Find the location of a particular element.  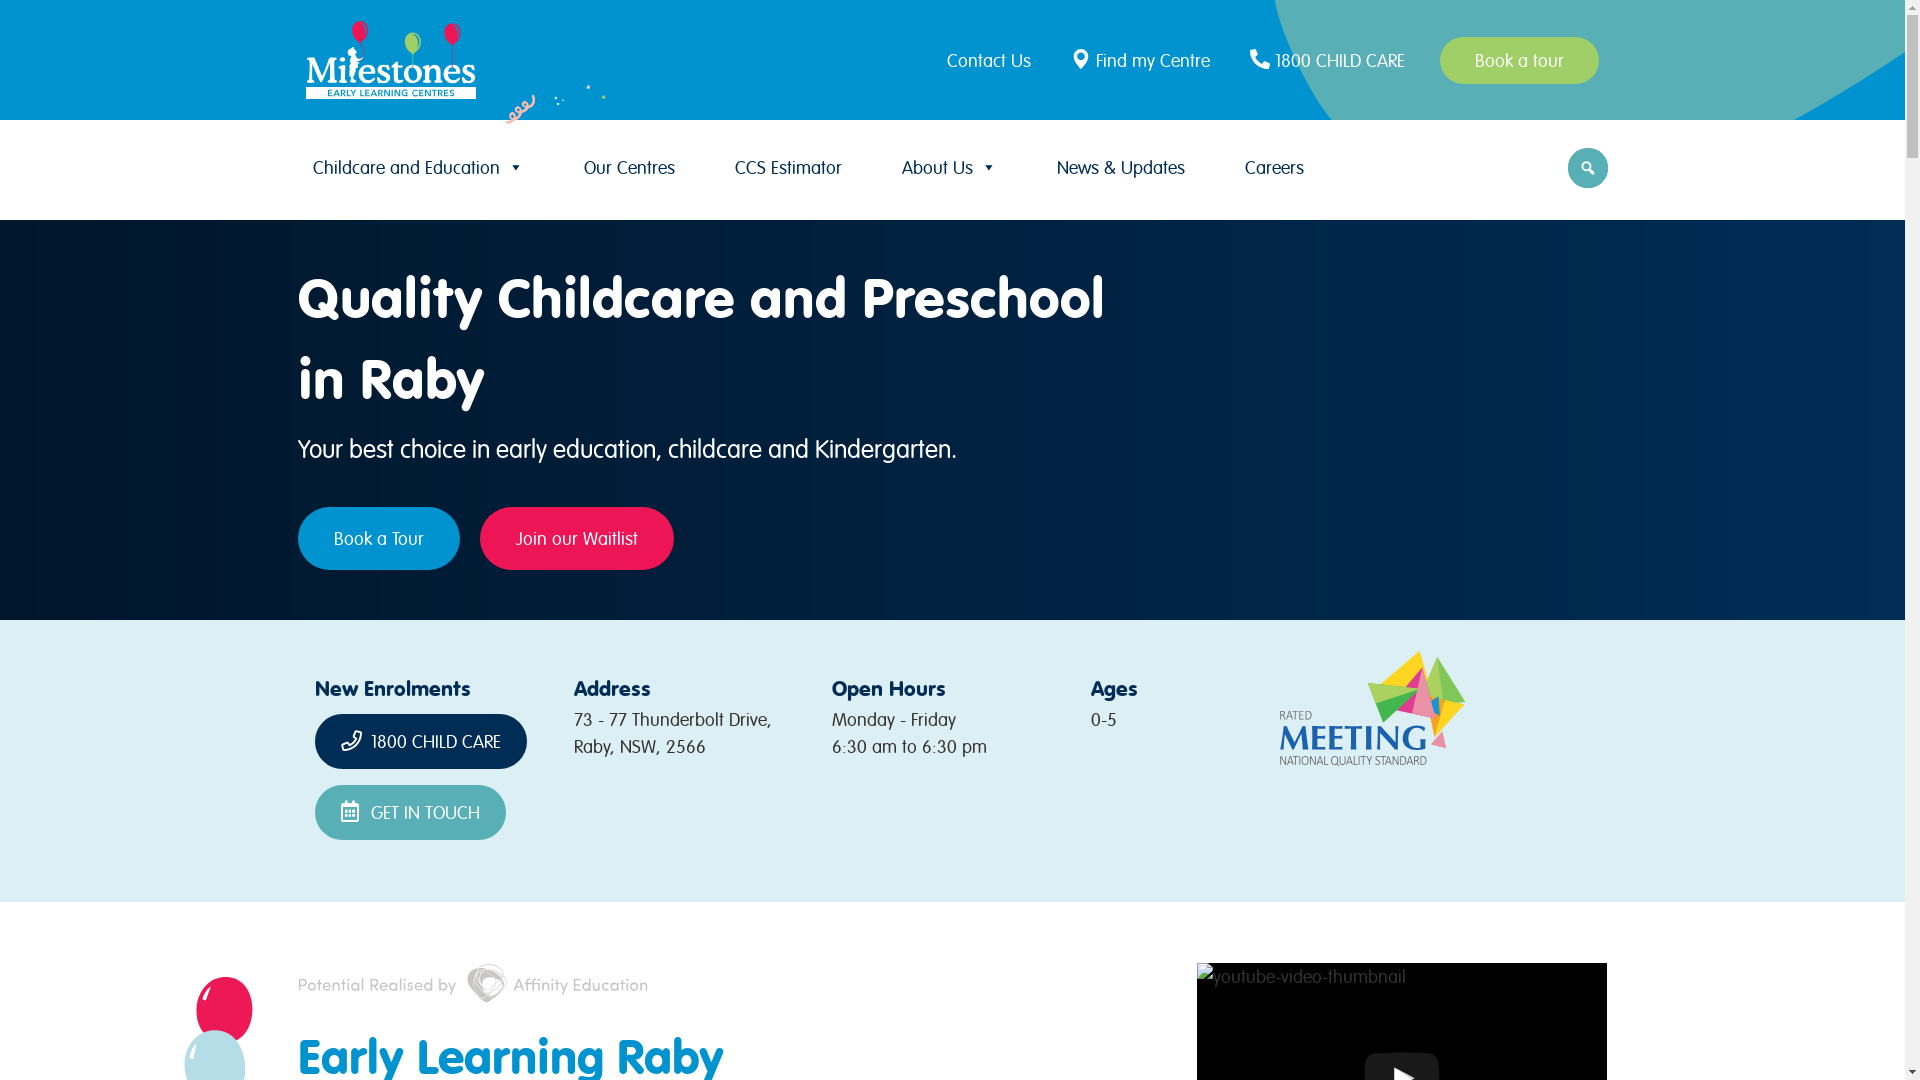

'Book a Tour' is located at coordinates (379, 537).